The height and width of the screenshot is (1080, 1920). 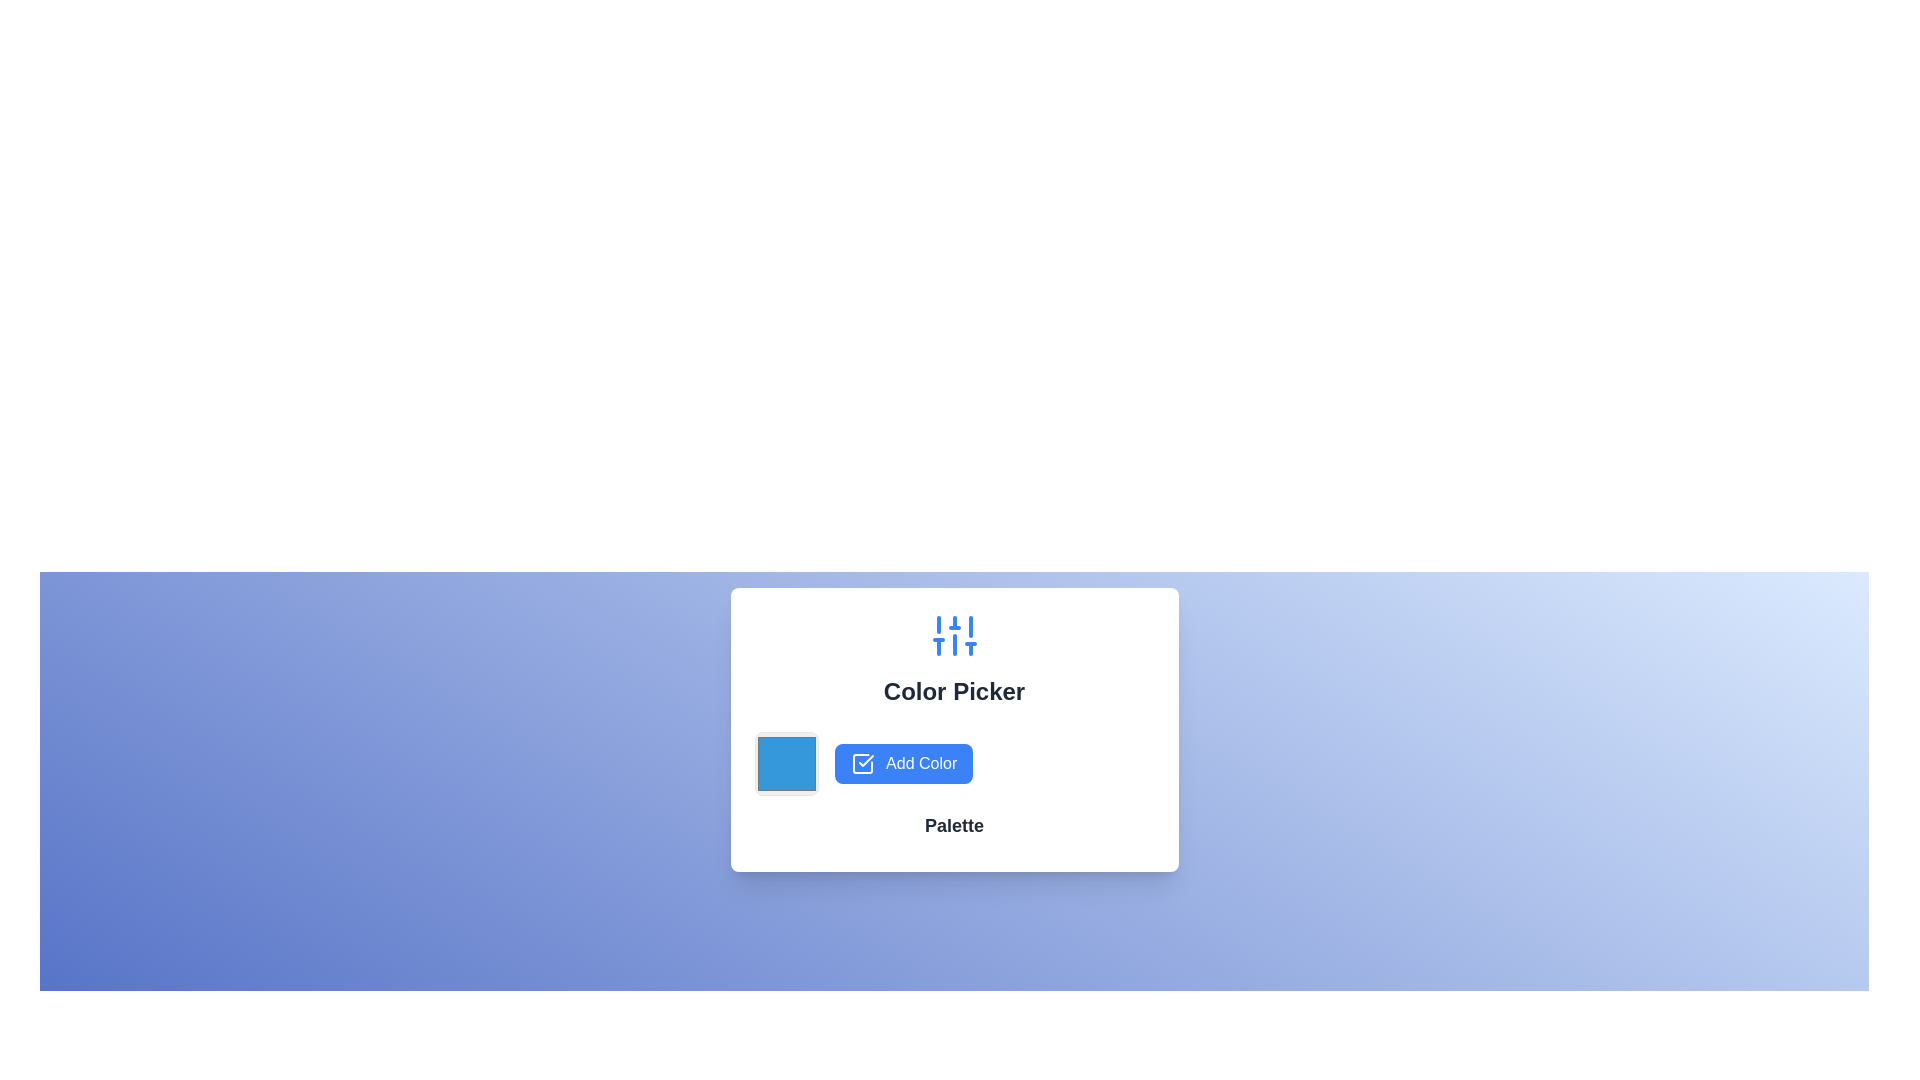 What do you see at coordinates (953, 829) in the screenshot?
I see `the 'Palette' text label, which is styled in bold, dark gray font and located at the bottom of the panel under the 'Add Color' section` at bounding box center [953, 829].